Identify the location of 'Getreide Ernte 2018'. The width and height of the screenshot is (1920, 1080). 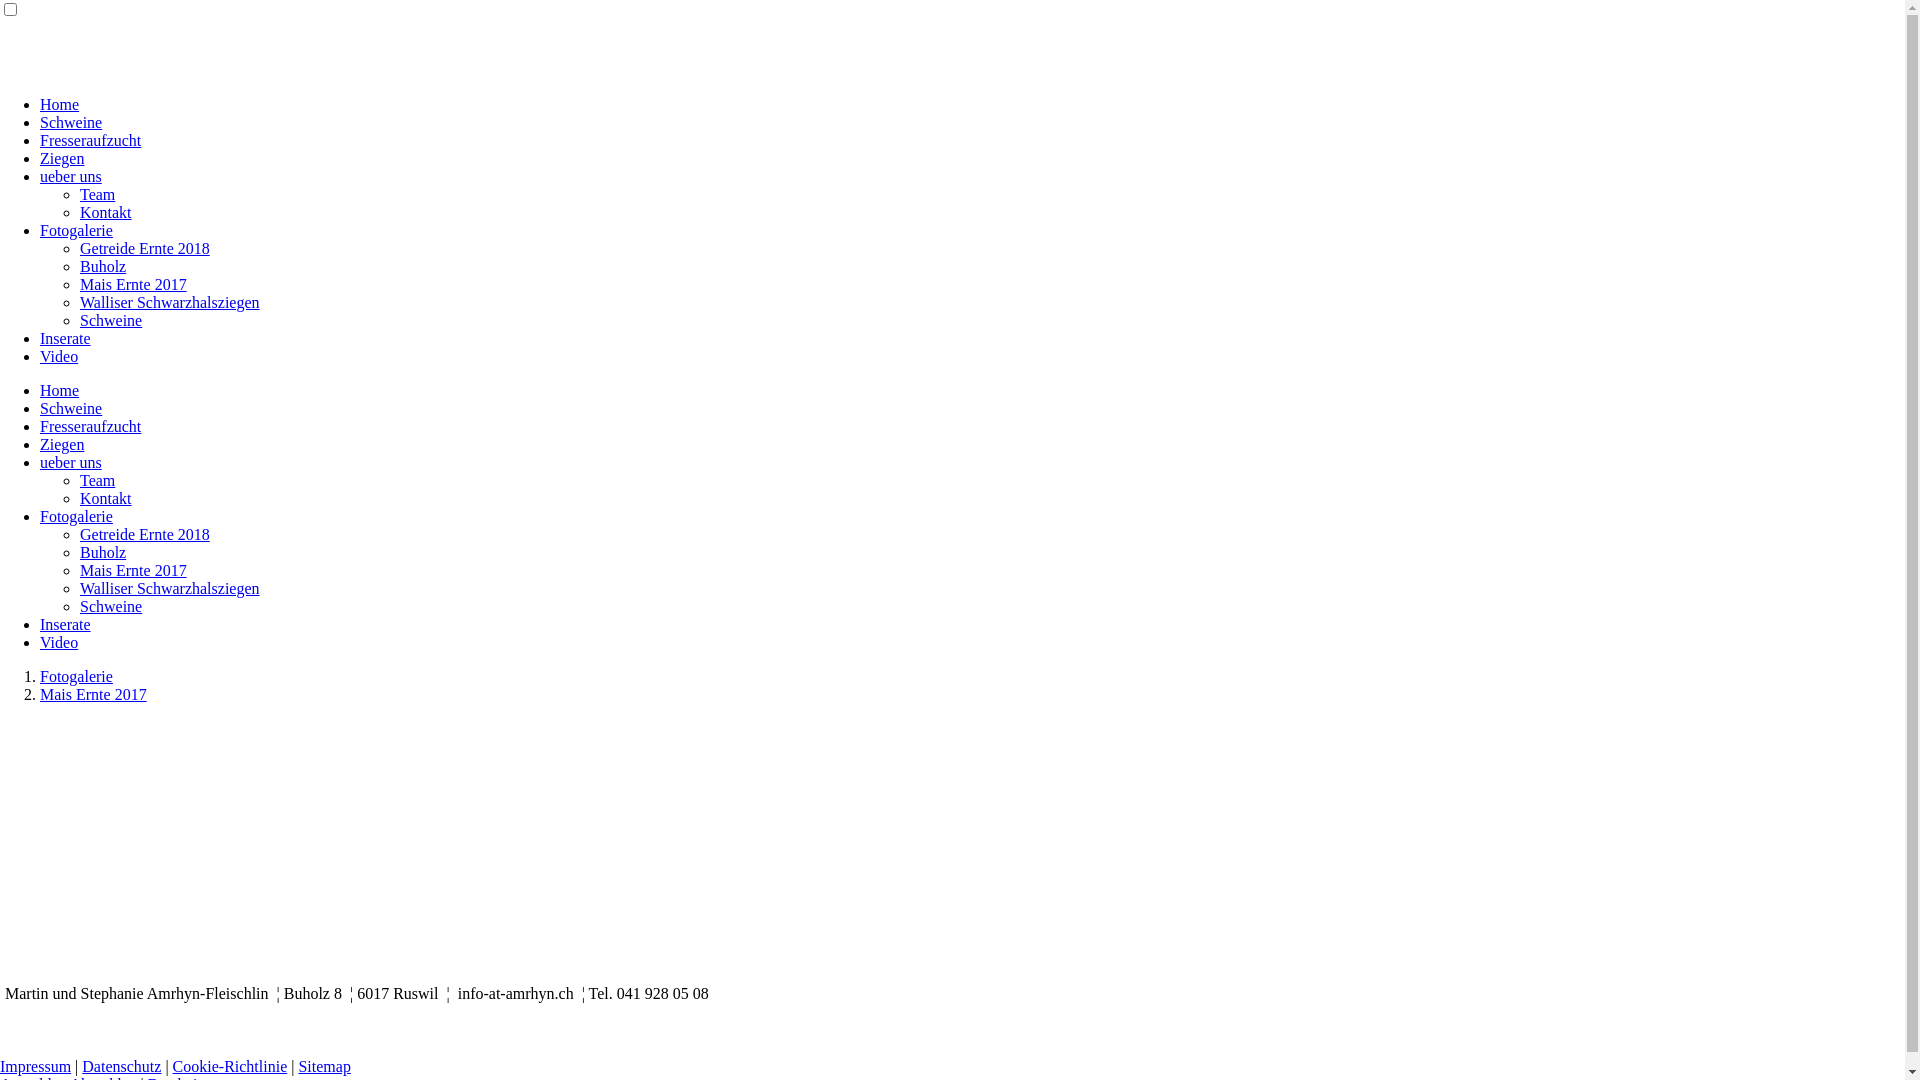
(143, 533).